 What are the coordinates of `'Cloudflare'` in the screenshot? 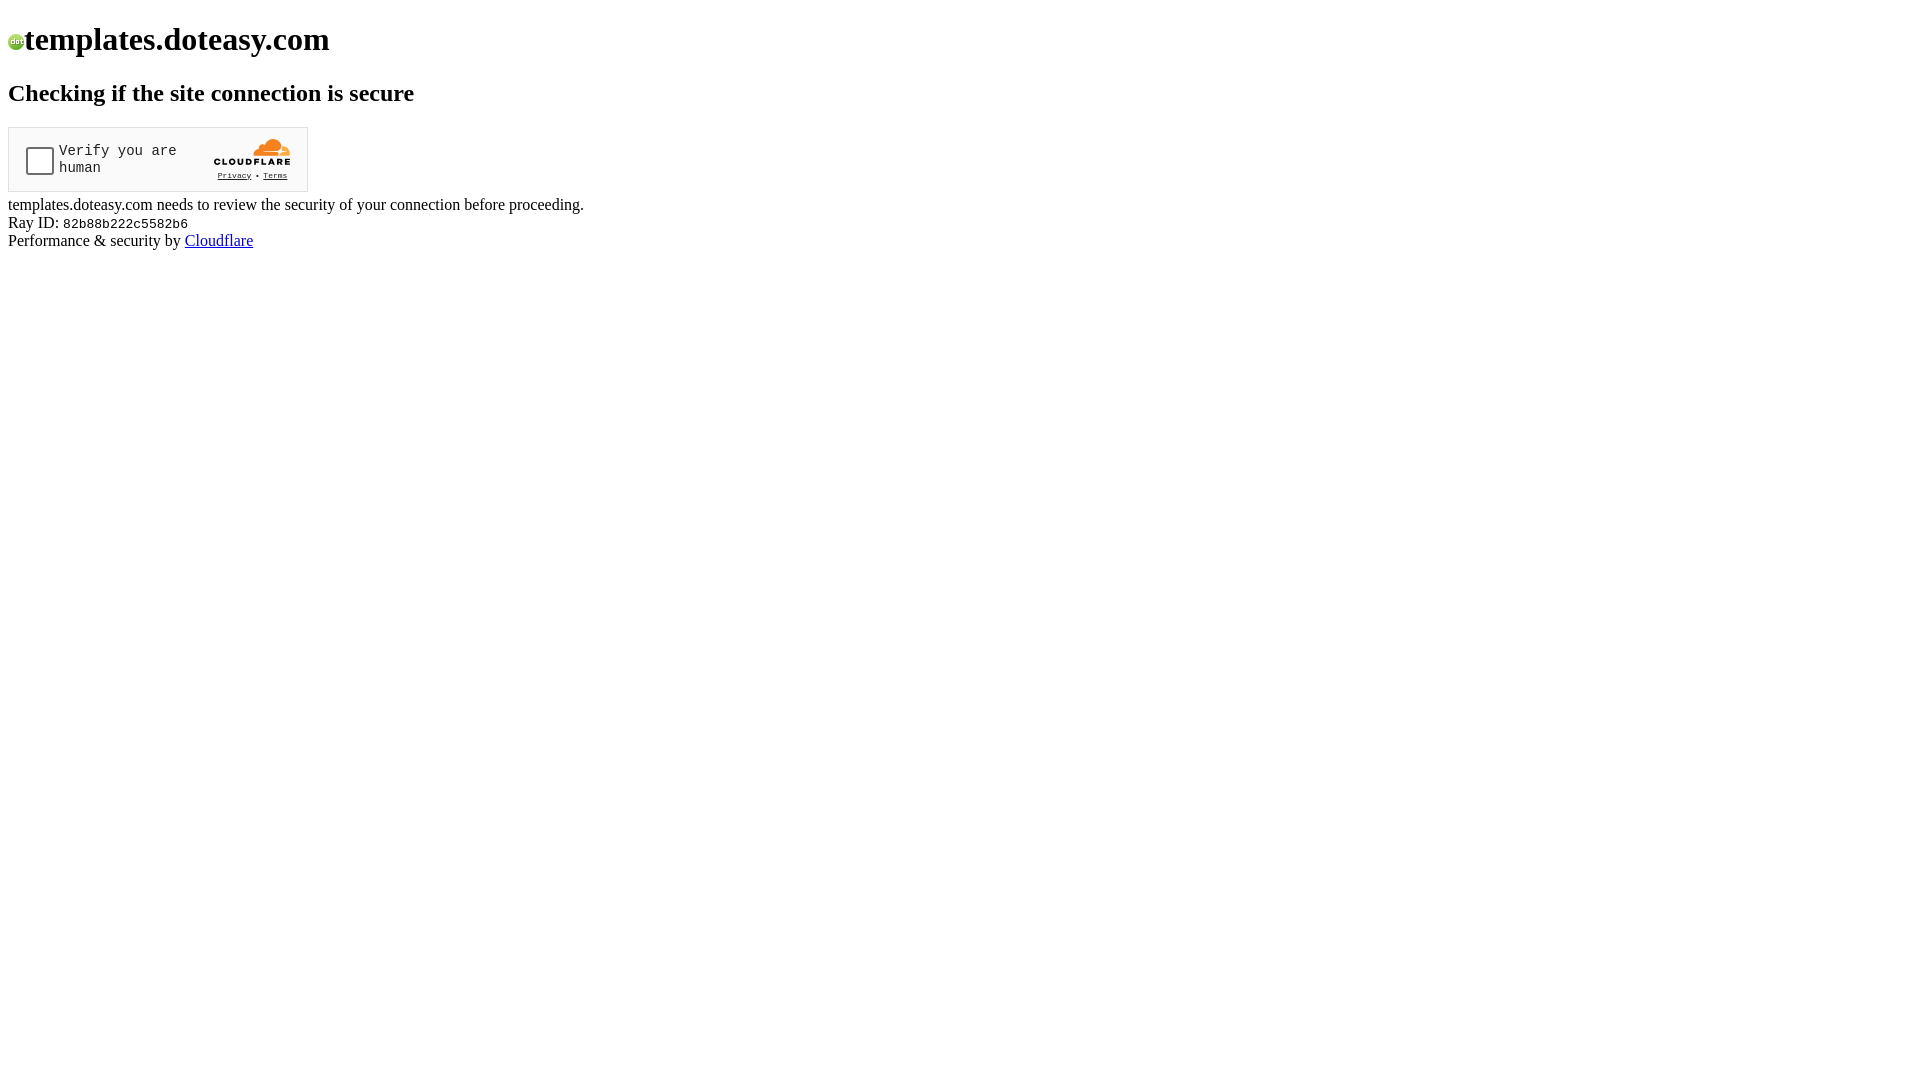 It's located at (219, 239).